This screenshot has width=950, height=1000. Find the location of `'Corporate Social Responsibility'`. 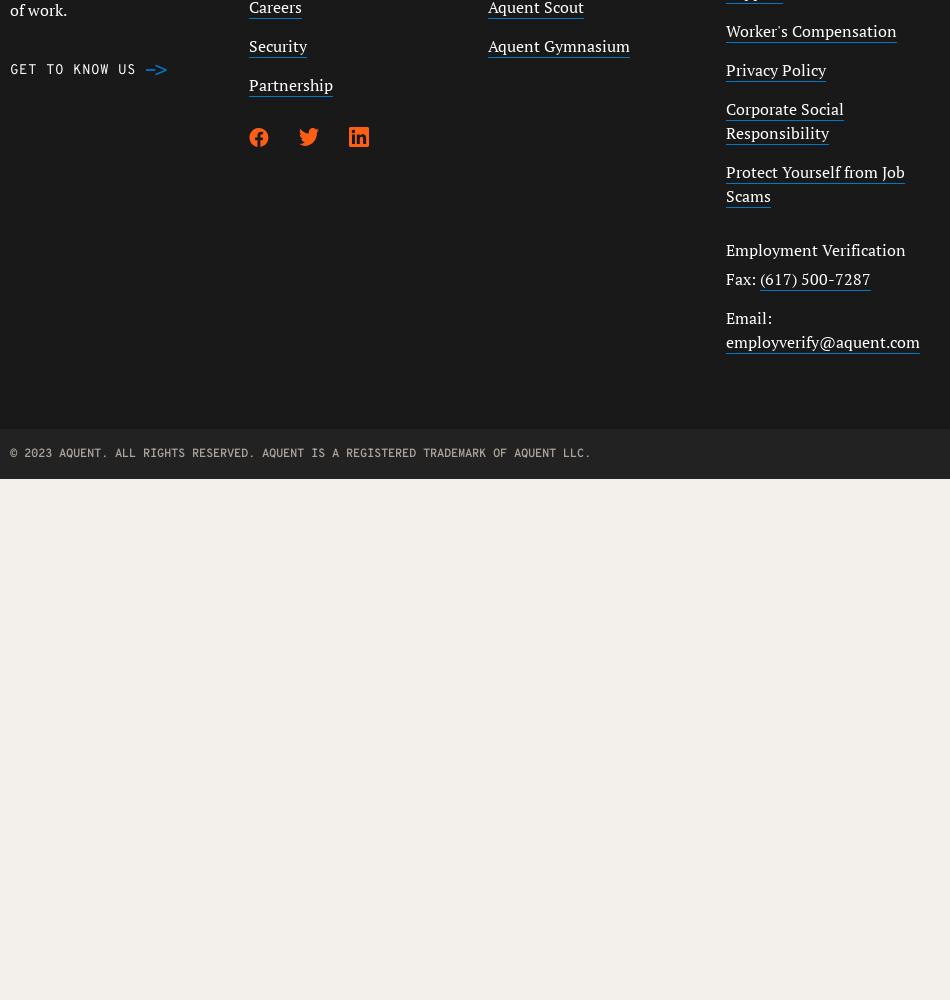

'Corporate Social Responsibility' is located at coordinates (783, 120).